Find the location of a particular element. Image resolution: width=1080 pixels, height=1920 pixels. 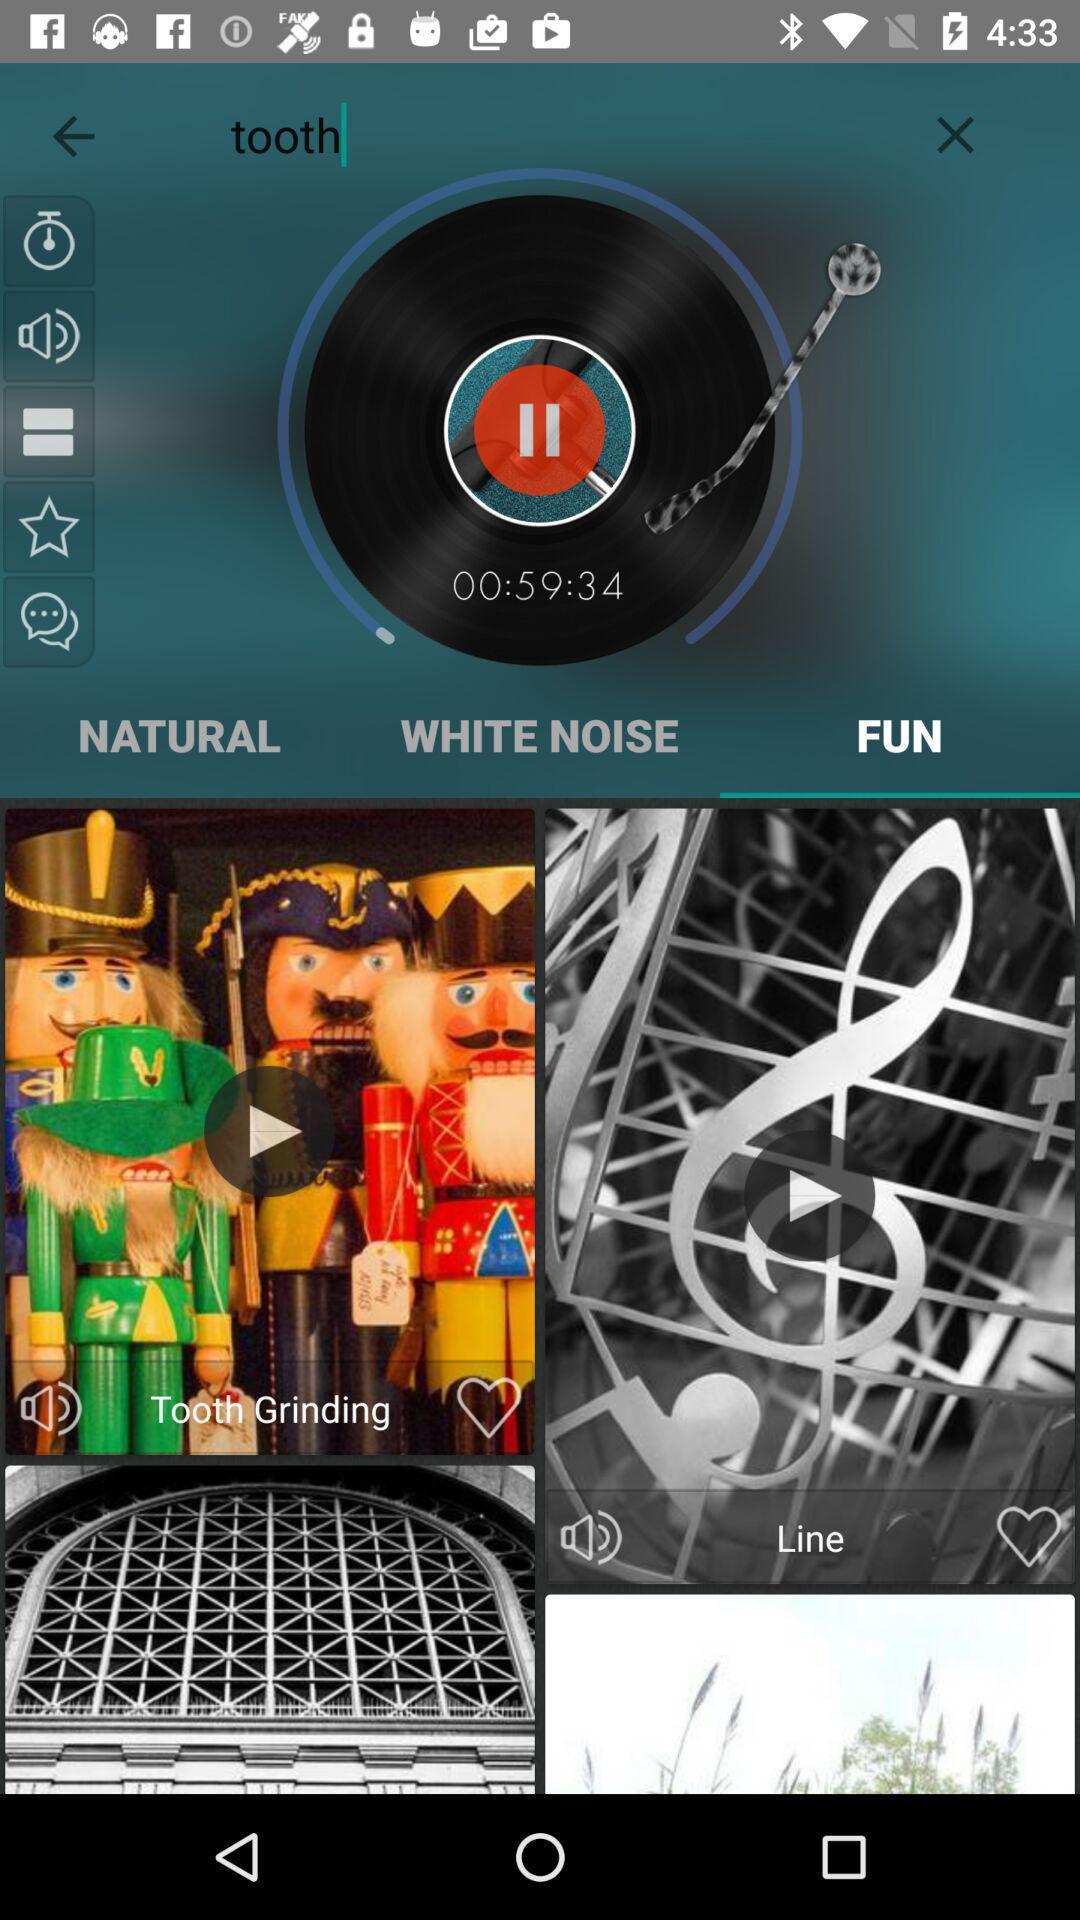

mark as favorite is located at coordinates (1029, 1536).